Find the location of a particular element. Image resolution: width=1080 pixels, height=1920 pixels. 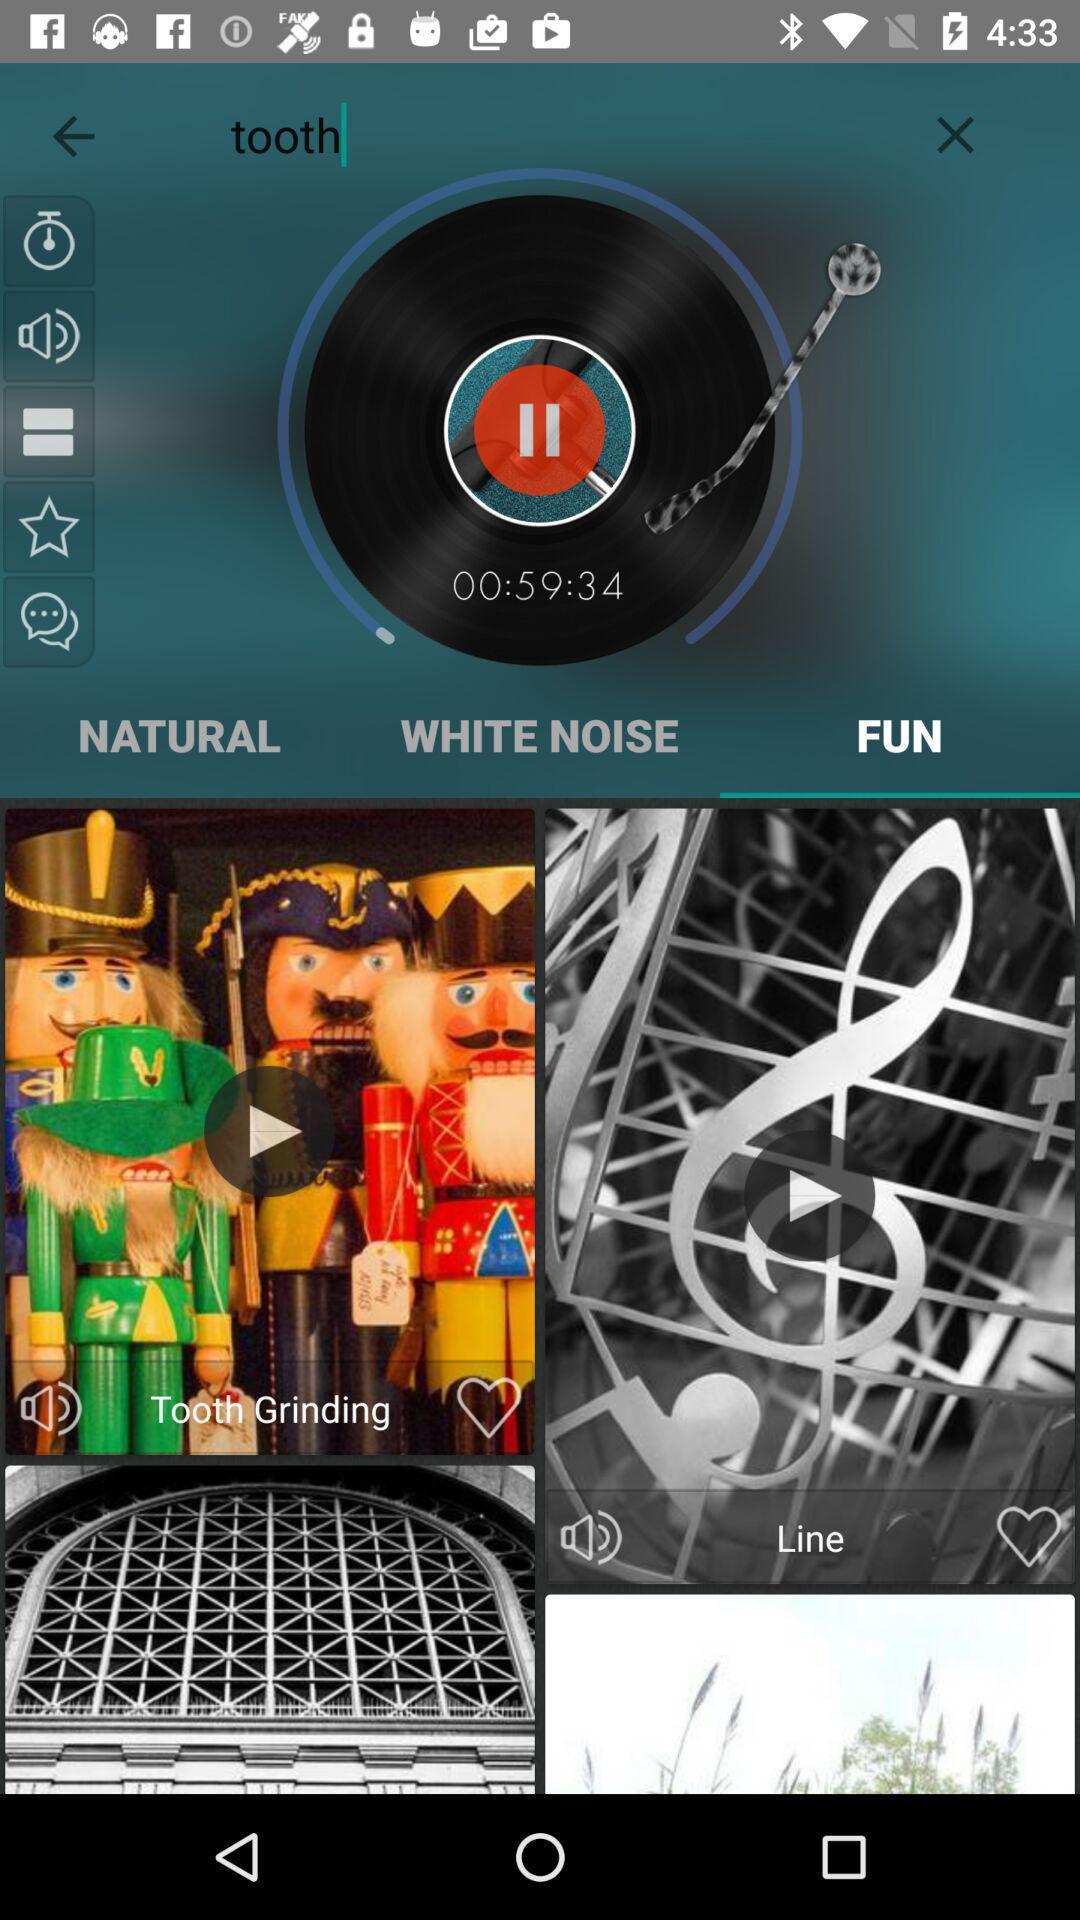

mark as favorite is located at coordinates (1029, 1536).